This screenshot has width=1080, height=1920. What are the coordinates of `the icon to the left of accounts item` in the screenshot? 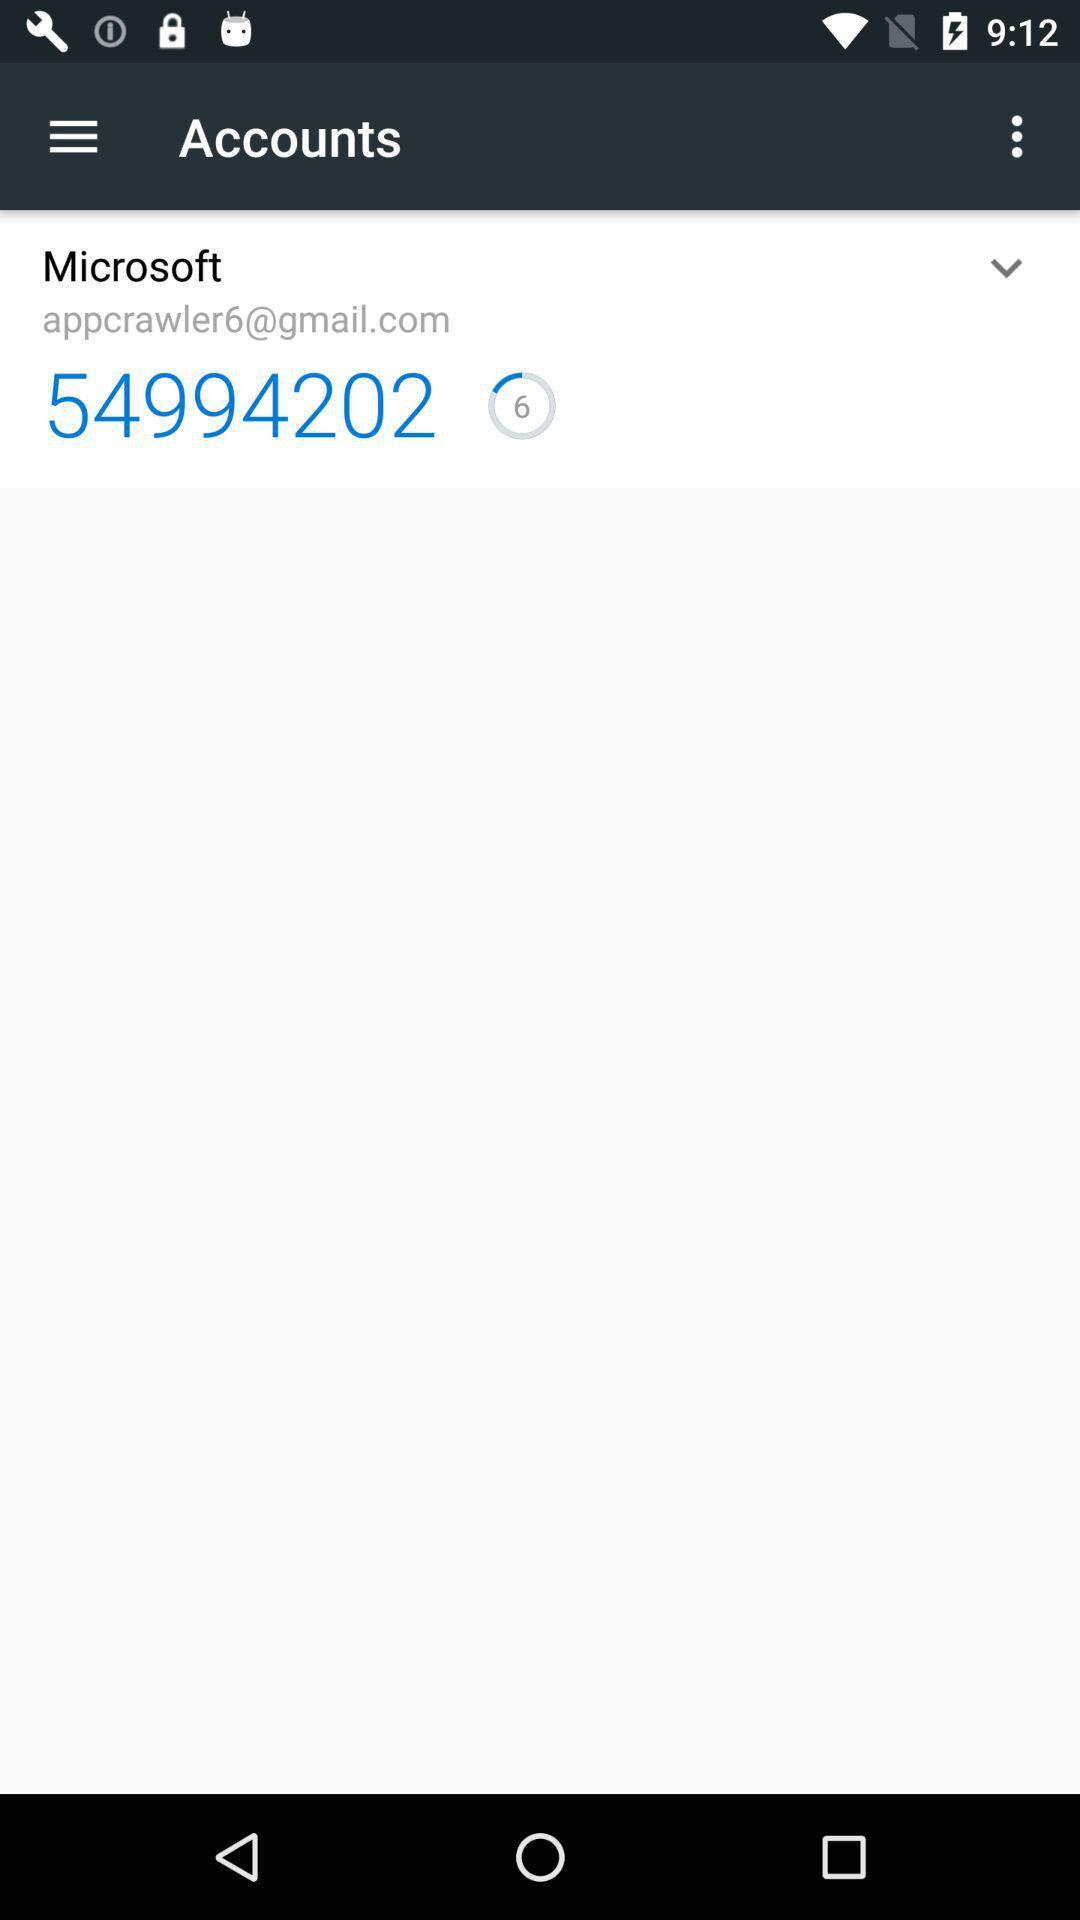 It's located at (83, 135).